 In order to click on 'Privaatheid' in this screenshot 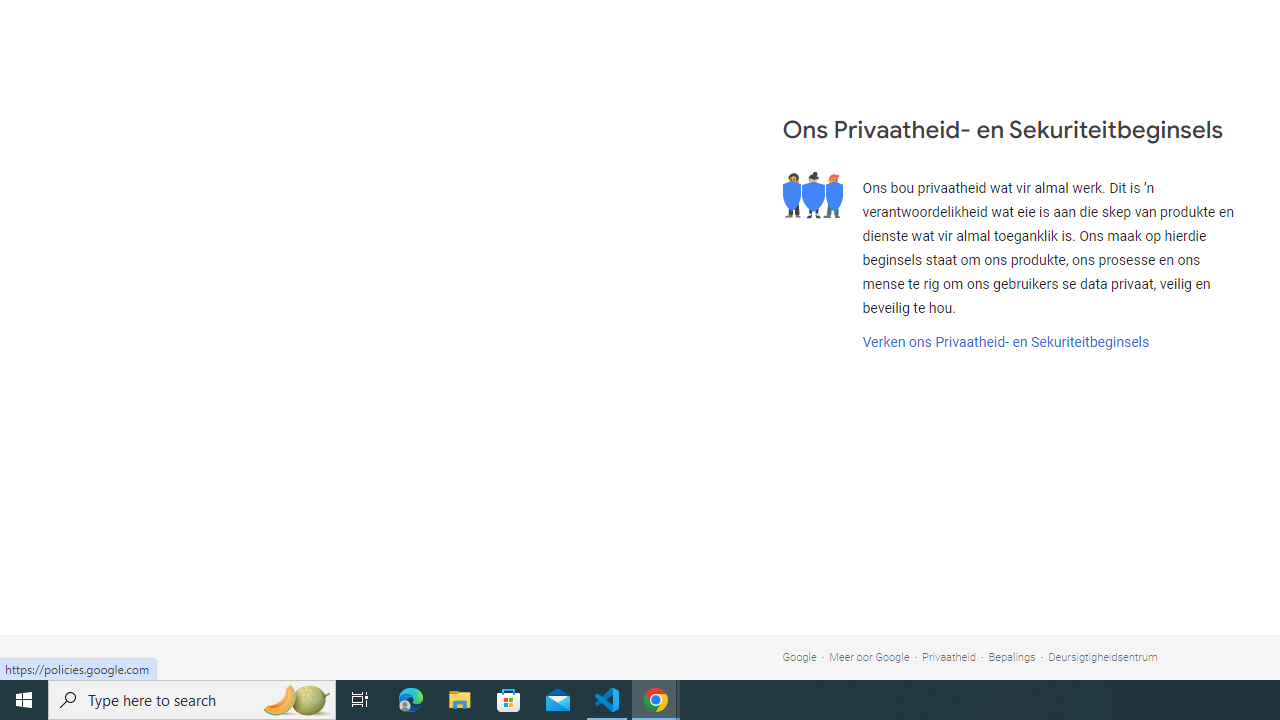, I will do `click(947, 657)`.